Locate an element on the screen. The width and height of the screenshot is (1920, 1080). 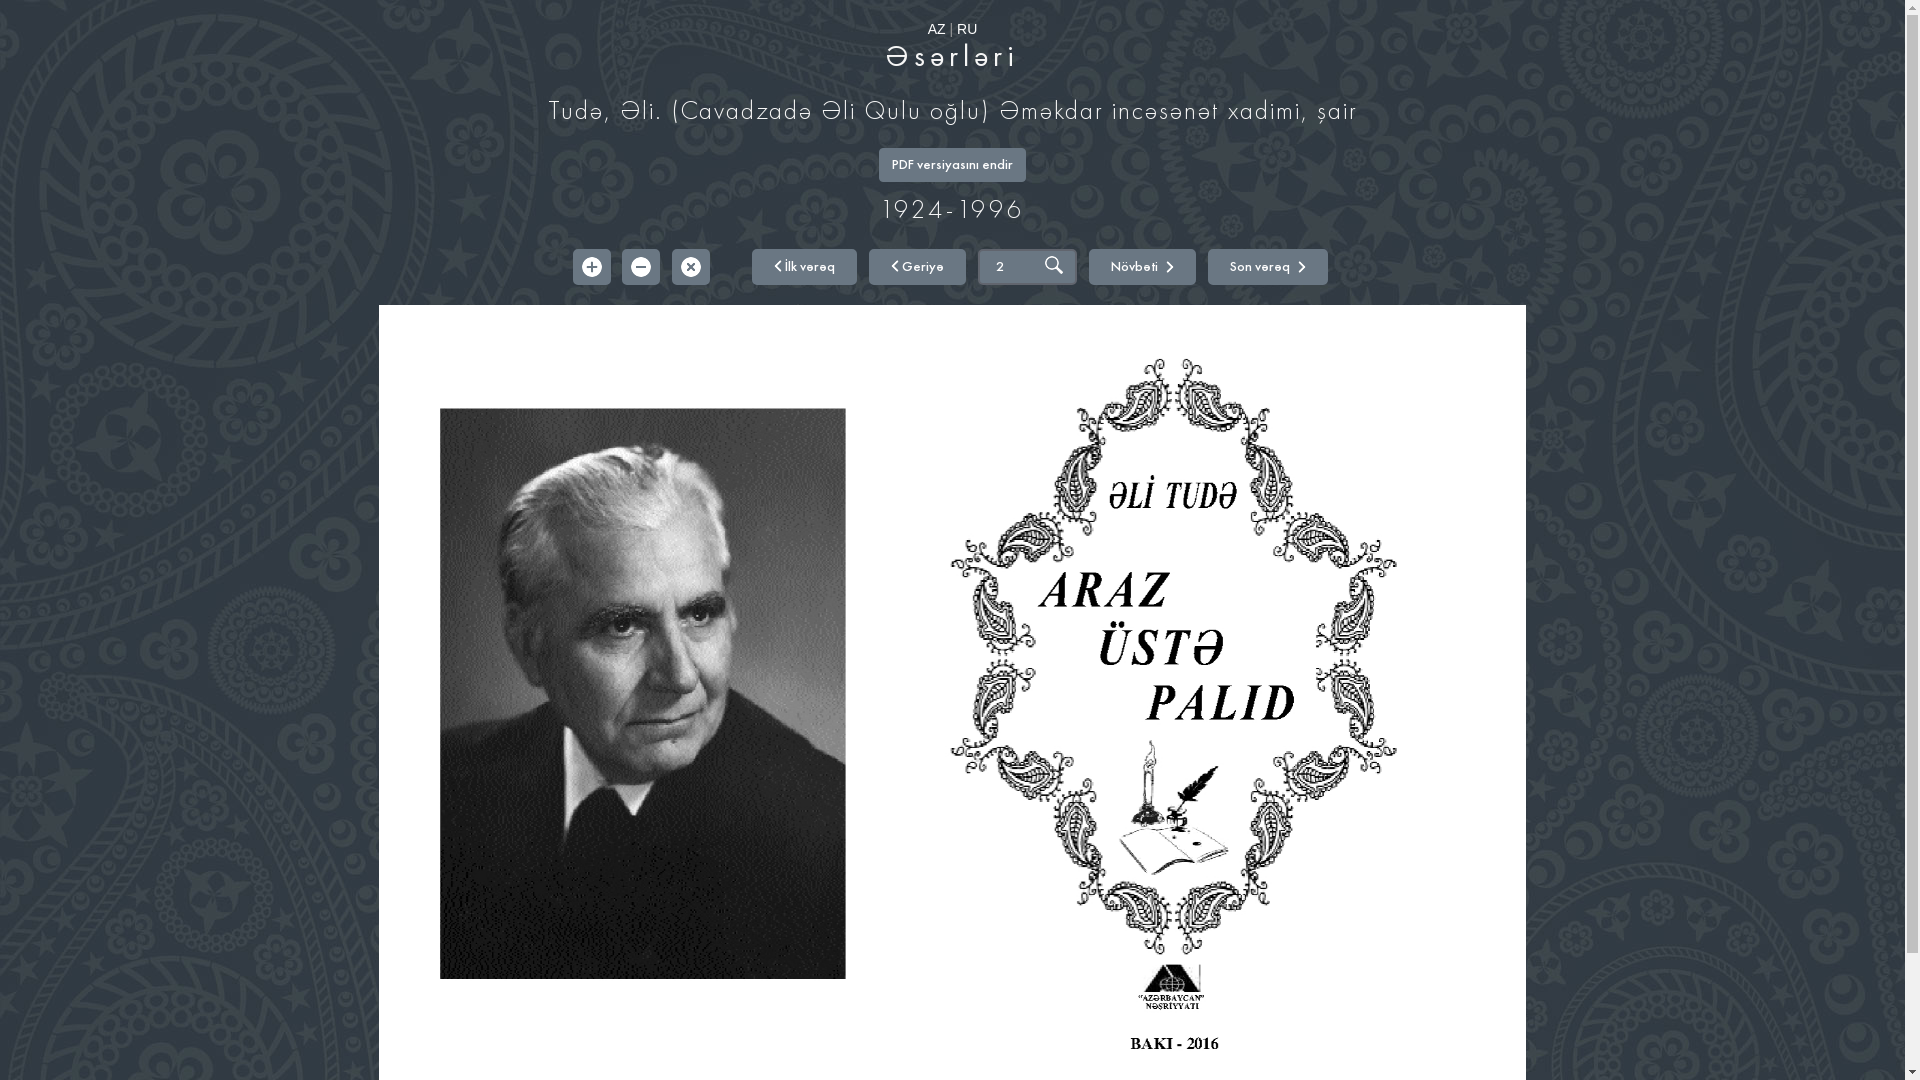
'AZ' is located at coordinates (926, 29).